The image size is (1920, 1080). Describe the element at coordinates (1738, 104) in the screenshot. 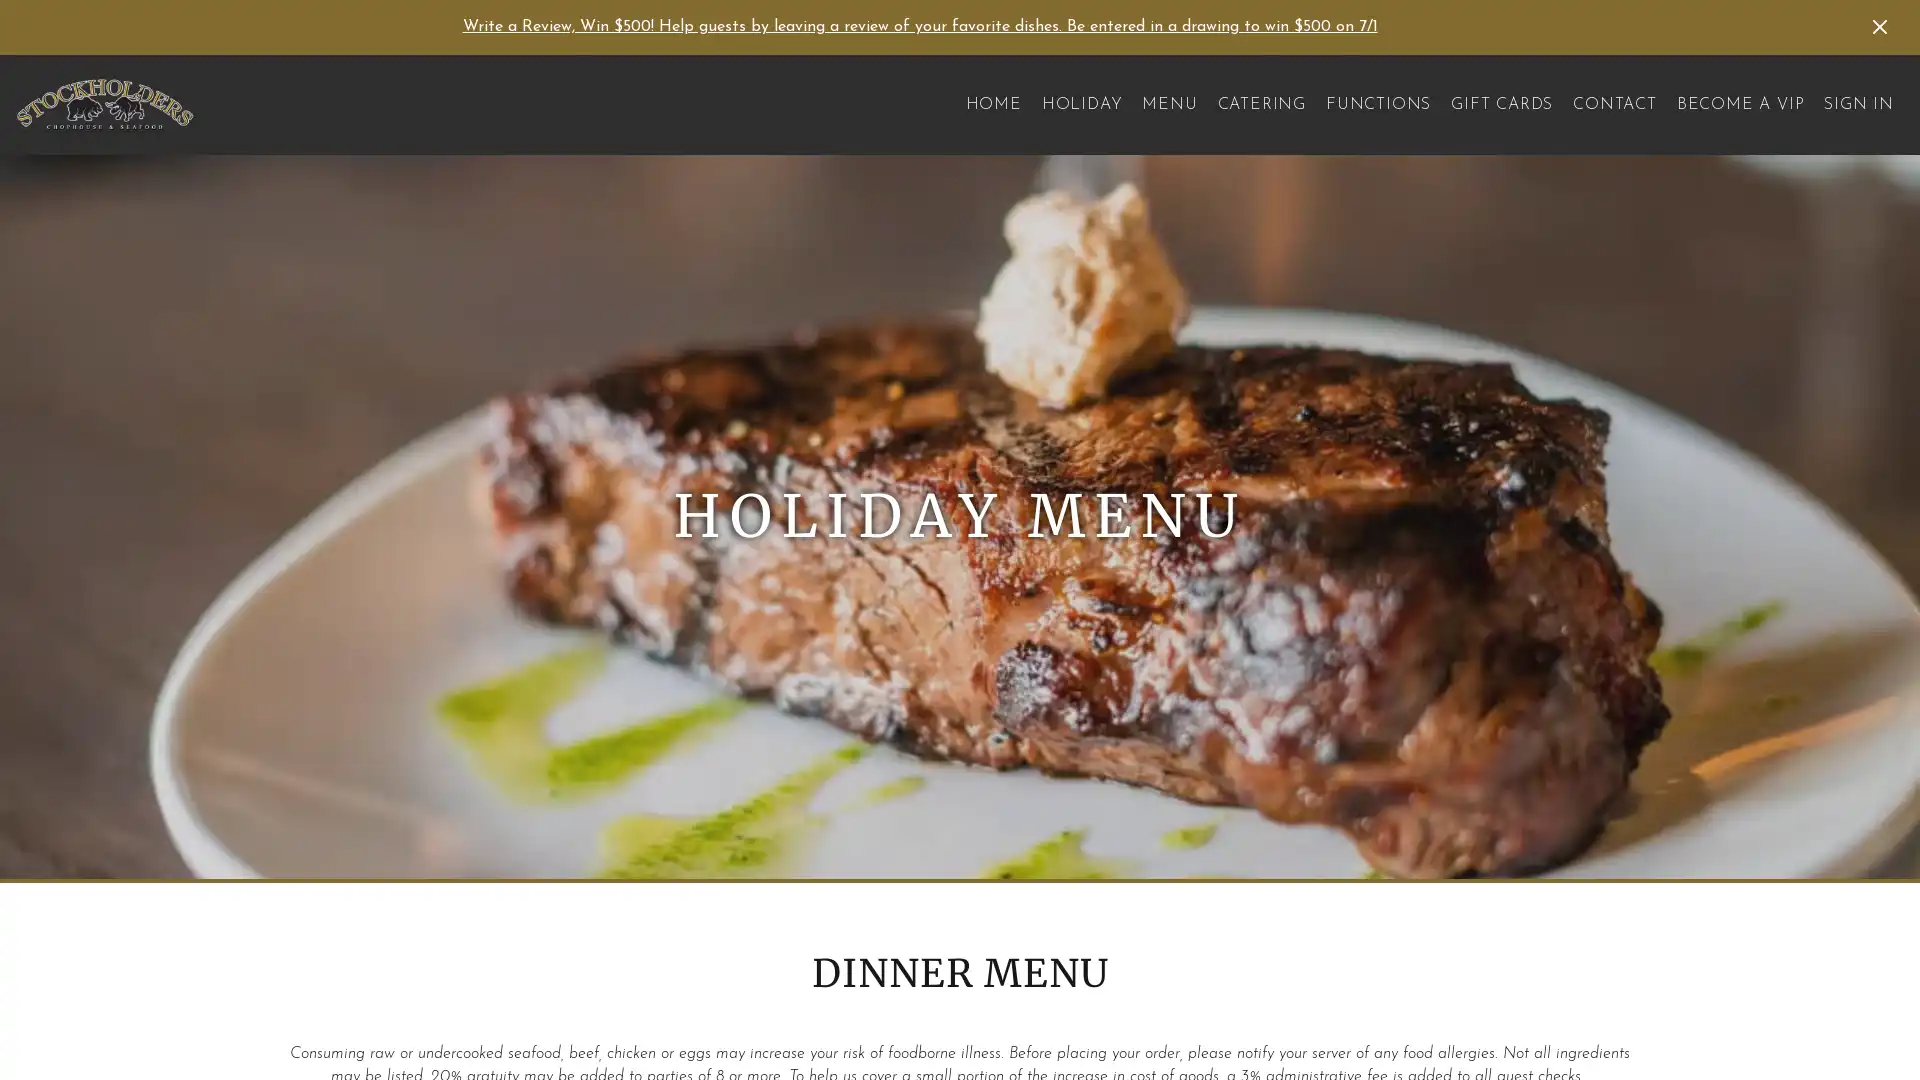

I see `BECOME A VIP` at that location.